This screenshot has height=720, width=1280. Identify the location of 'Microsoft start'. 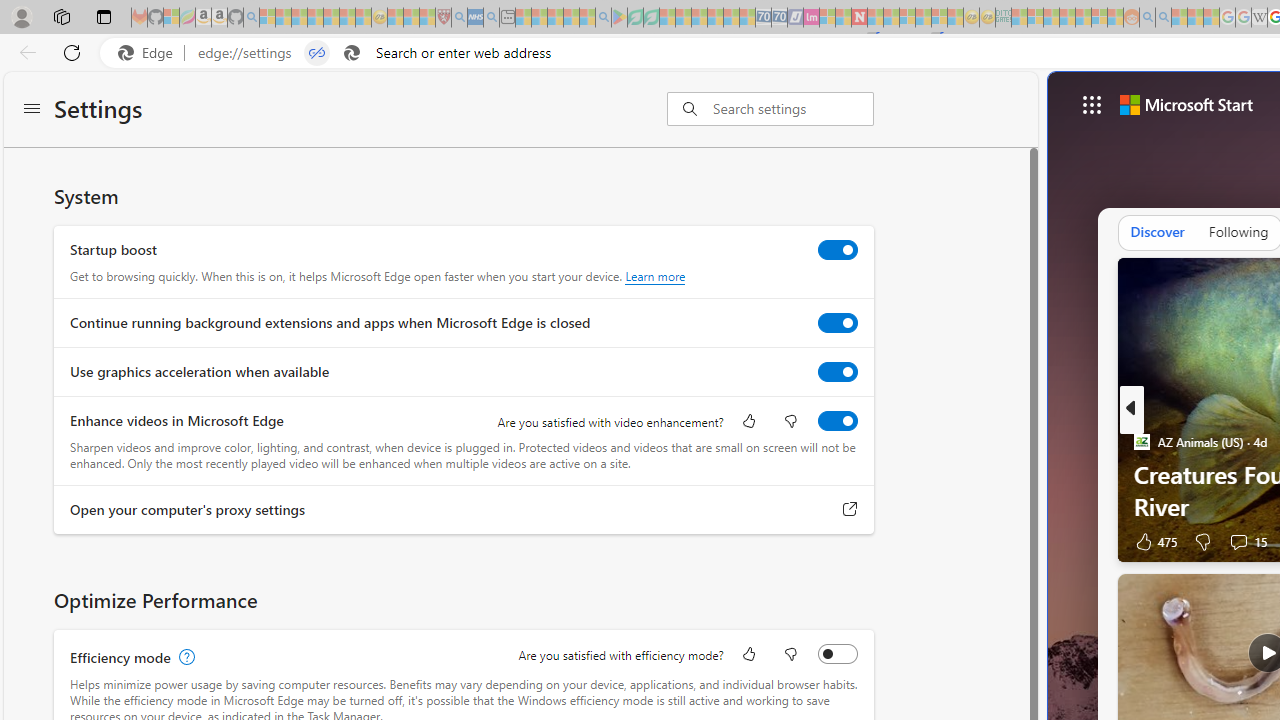
(1186, 105).